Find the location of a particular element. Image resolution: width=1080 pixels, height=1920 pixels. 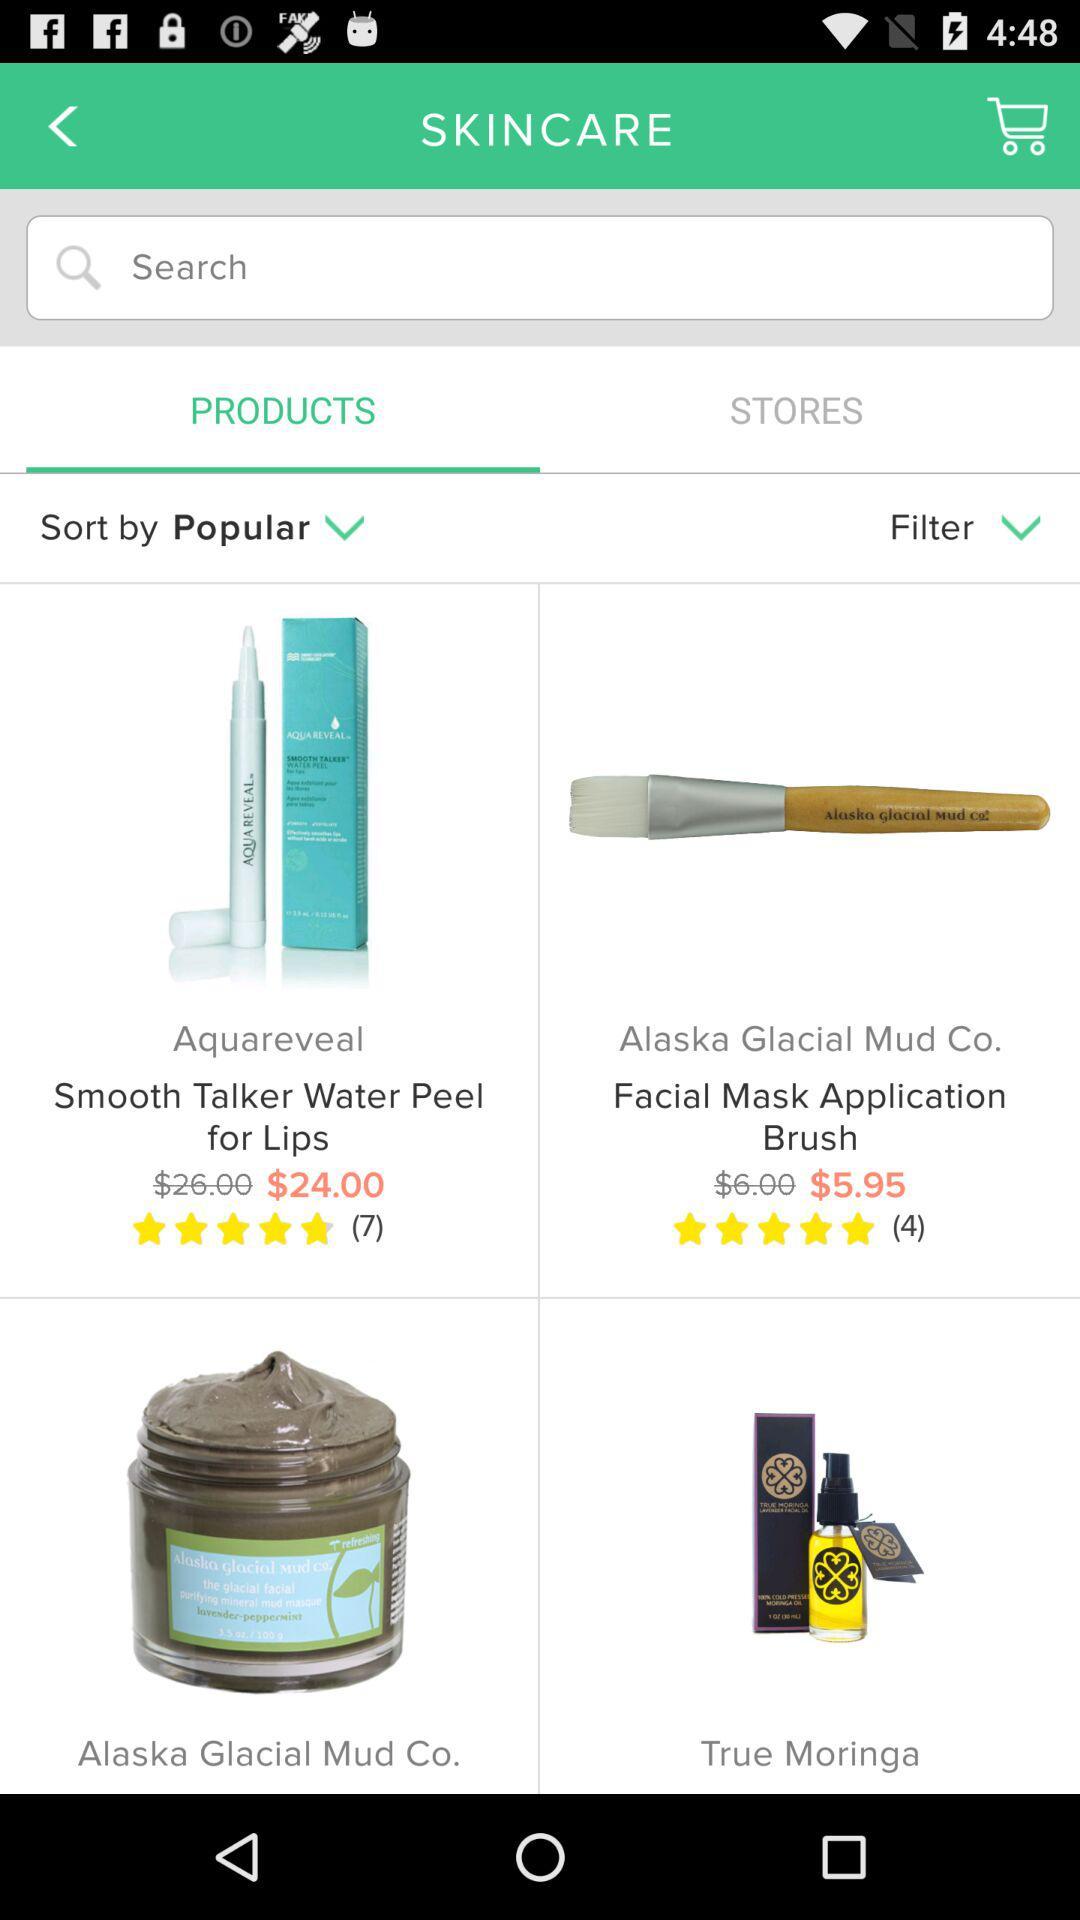

the arrow_backward icon is located at coordinates (61, 133).